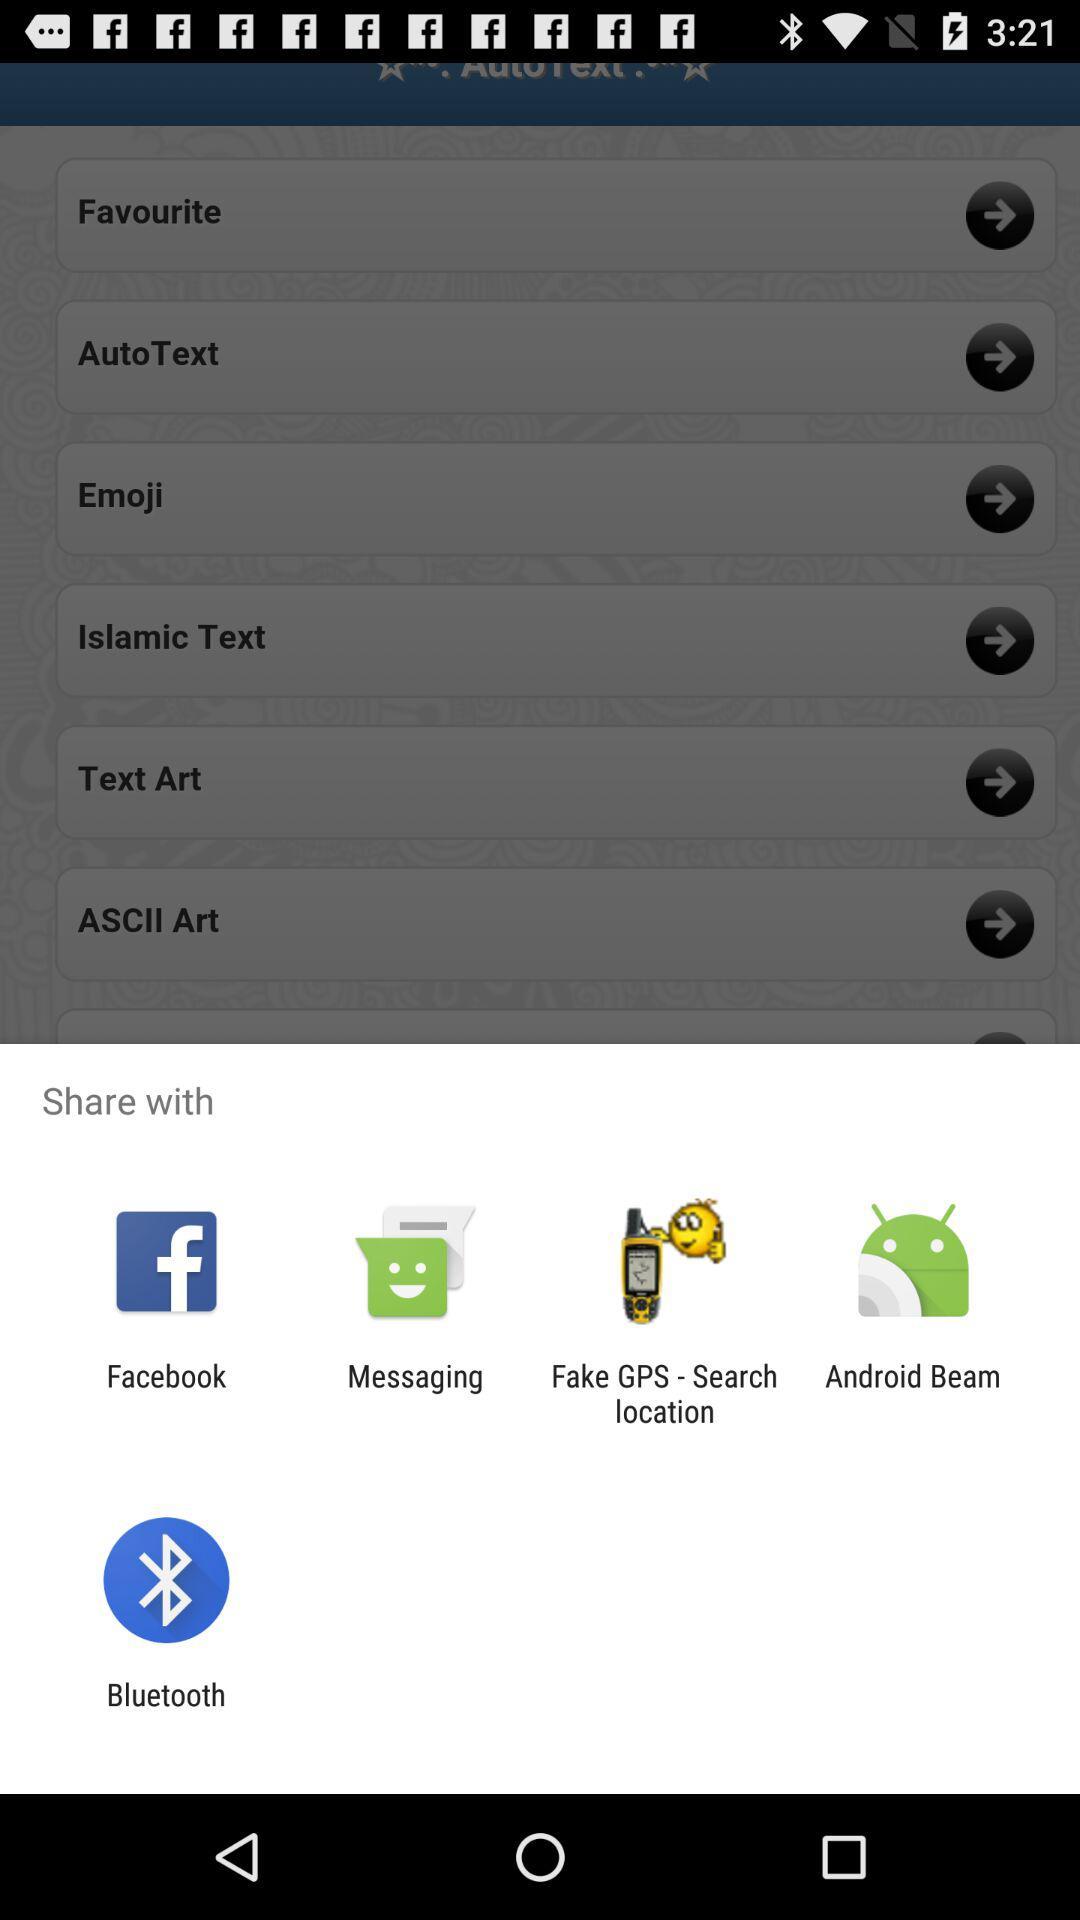 This screenshot has height=1920, width=1080. Describe the element at coordinates (414, 1392) in the screenshot. I see `app next to the facebook app` at that location.